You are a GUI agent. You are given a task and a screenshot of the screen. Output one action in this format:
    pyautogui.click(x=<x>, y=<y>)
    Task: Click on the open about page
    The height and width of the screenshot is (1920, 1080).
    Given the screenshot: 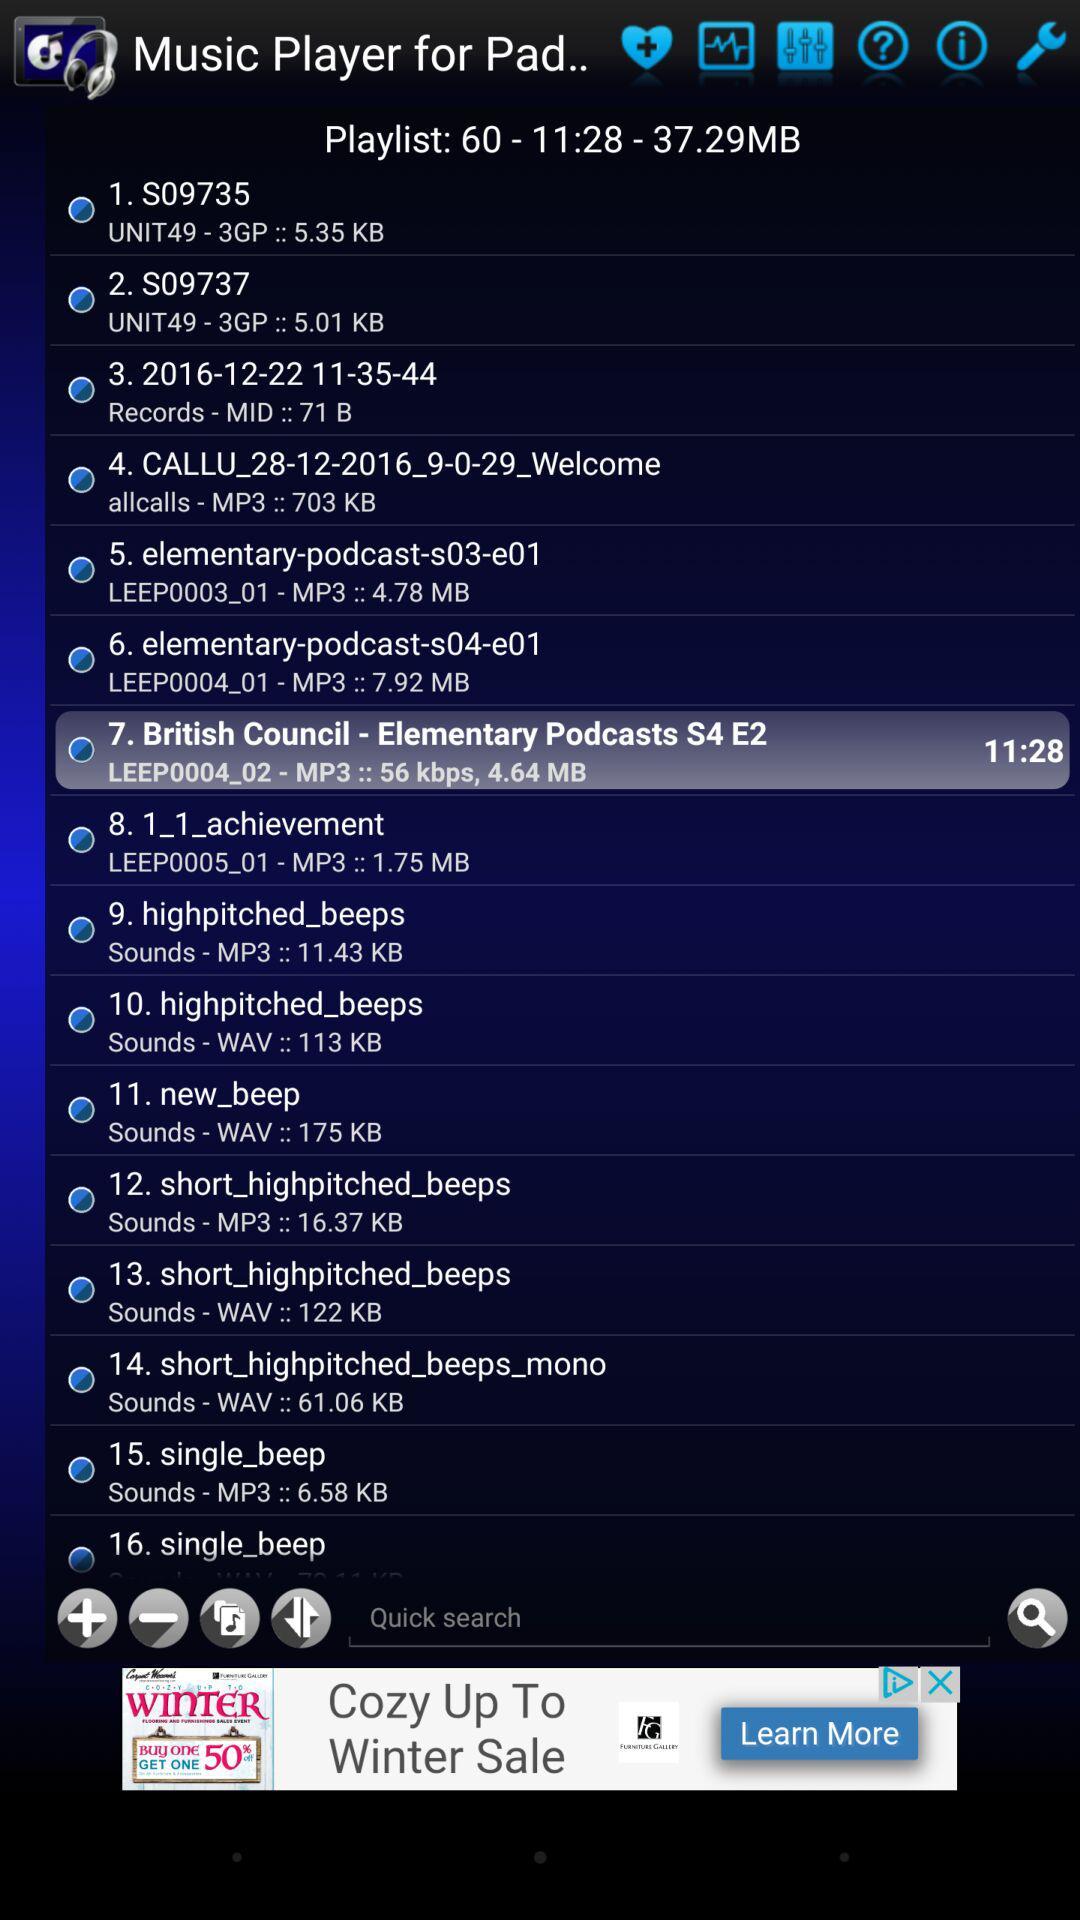 What is the action you would take?
    pyautogui.click(x=882, y=52)
    